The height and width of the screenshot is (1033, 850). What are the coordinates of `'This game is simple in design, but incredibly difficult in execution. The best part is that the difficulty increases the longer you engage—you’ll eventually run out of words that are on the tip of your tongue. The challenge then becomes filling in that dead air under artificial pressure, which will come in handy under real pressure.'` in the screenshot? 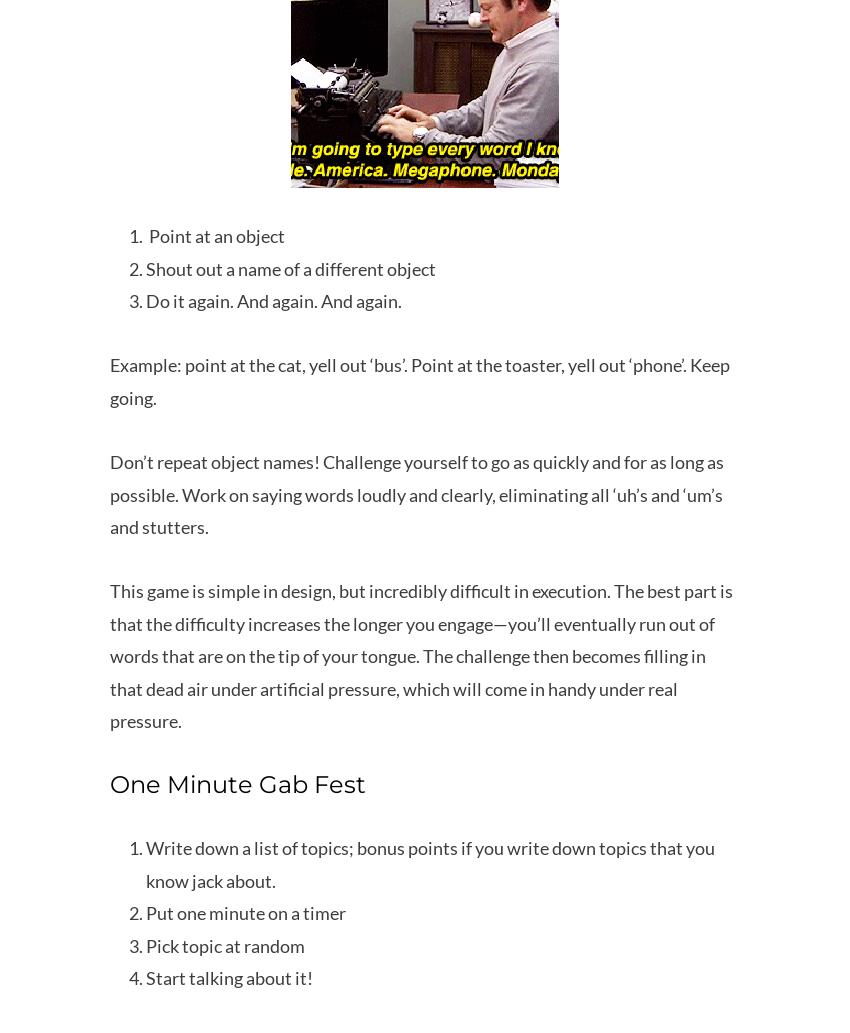 It's located at (108, 654).